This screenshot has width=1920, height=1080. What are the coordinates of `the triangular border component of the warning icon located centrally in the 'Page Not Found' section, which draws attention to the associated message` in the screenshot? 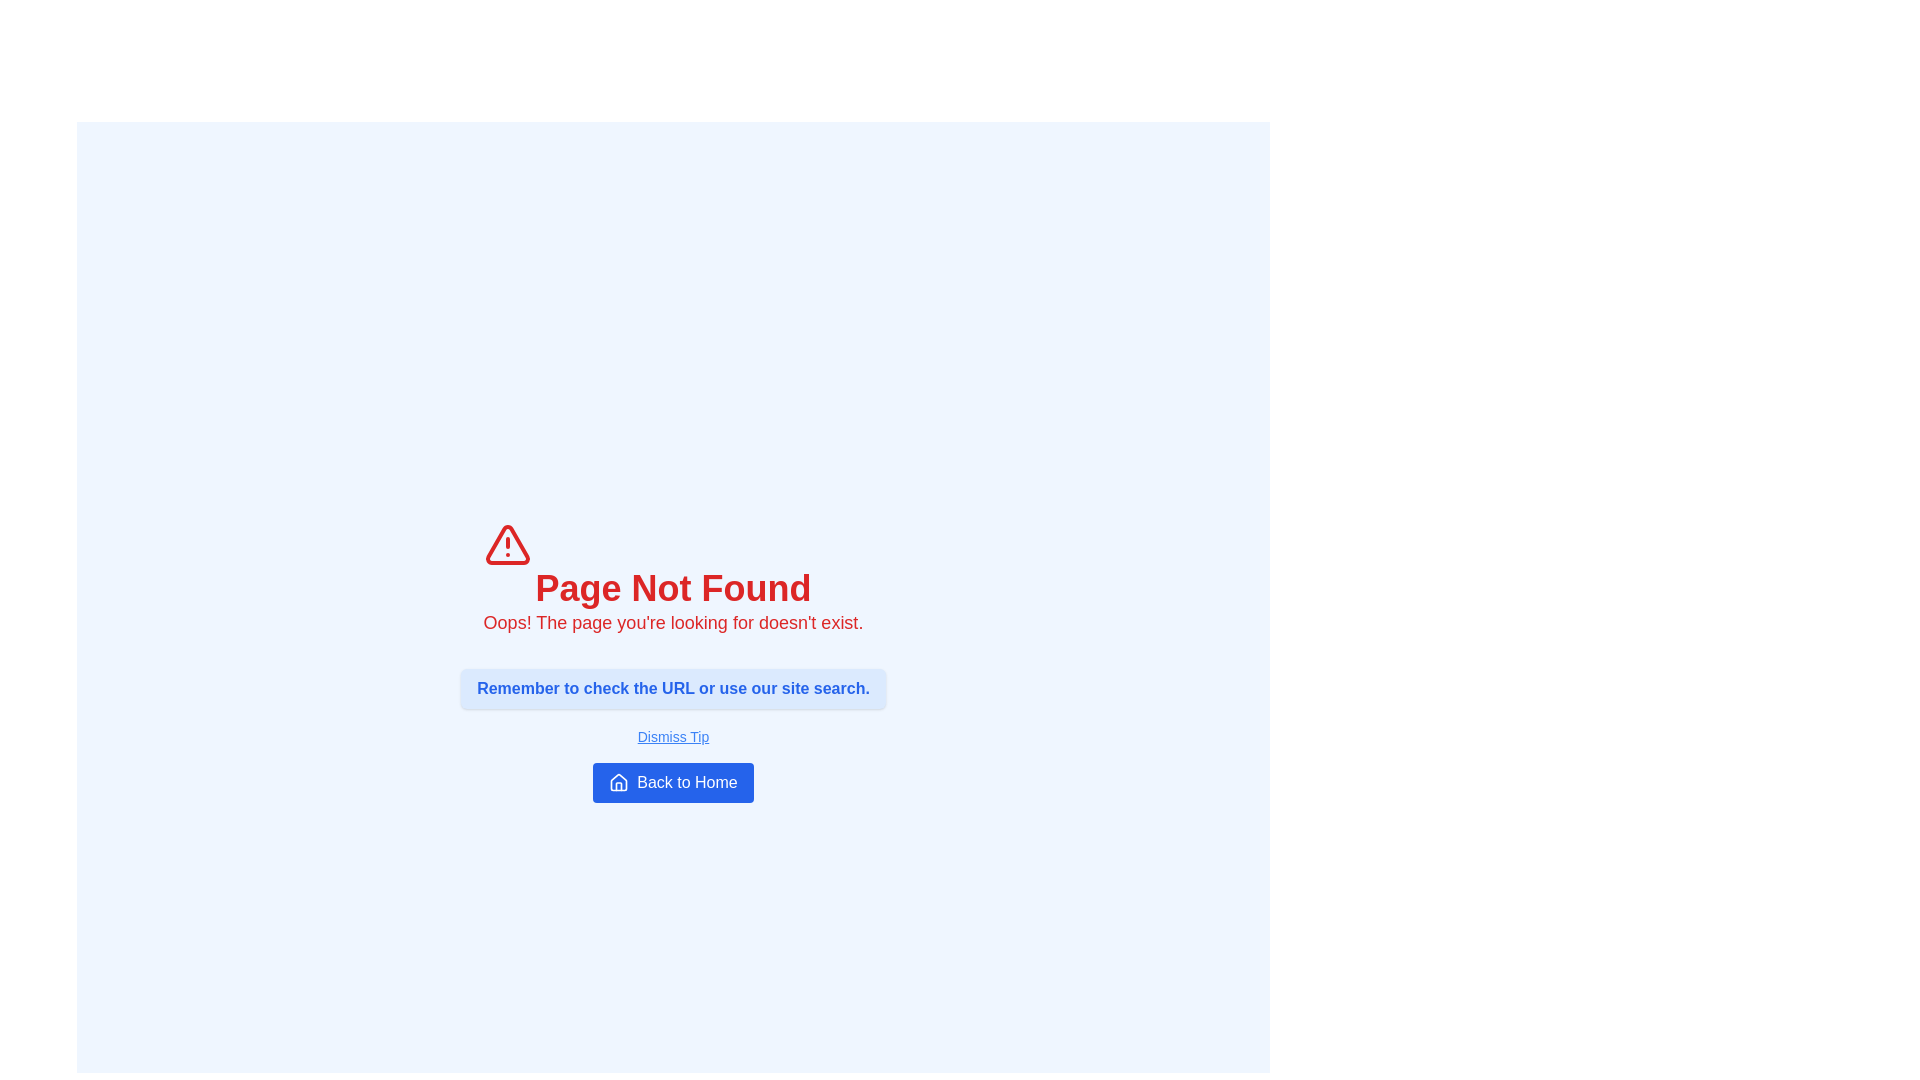 It's located at (507, 544).